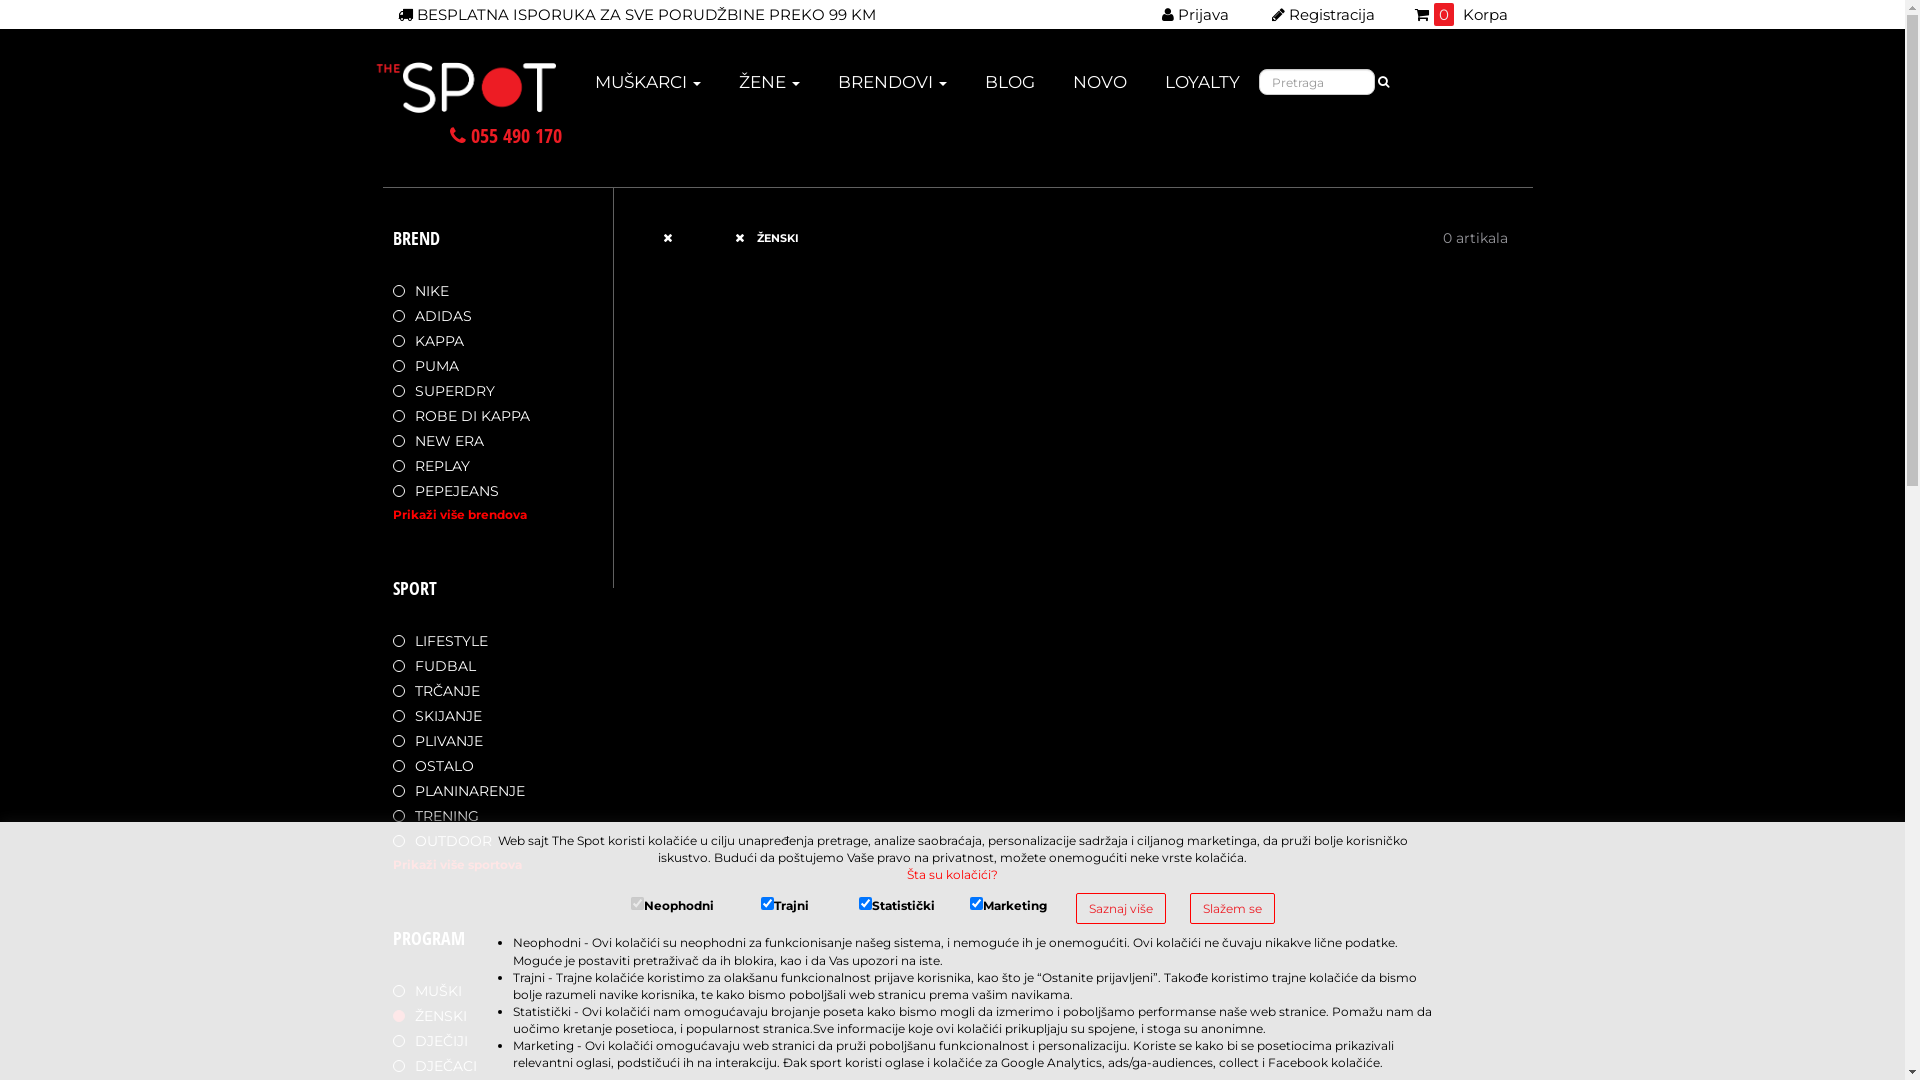 The width and height of the screenshot is (1920, 1080). Describe the element at coordinates (1261, 14) in the screenshot. I see `'Registracija'` at that location.